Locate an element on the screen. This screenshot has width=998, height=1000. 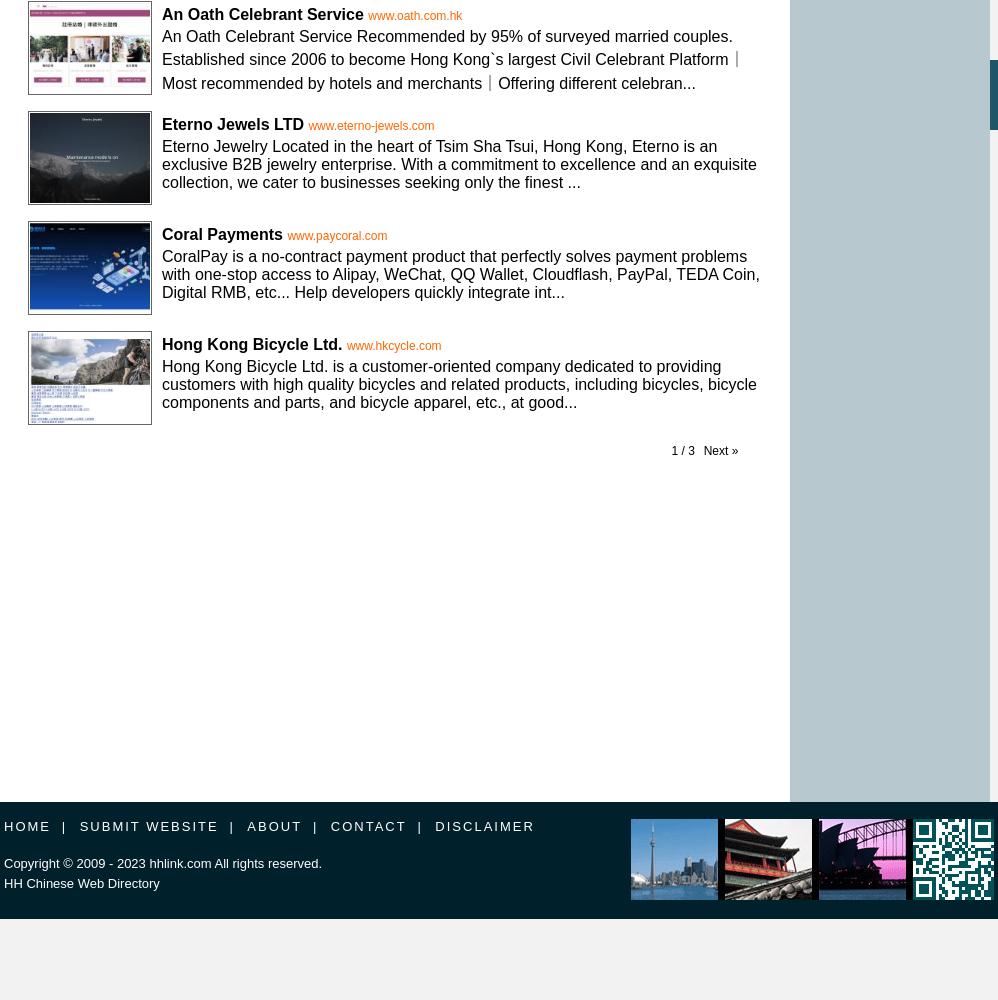
'HOME' is located at coordinates (27, 825).